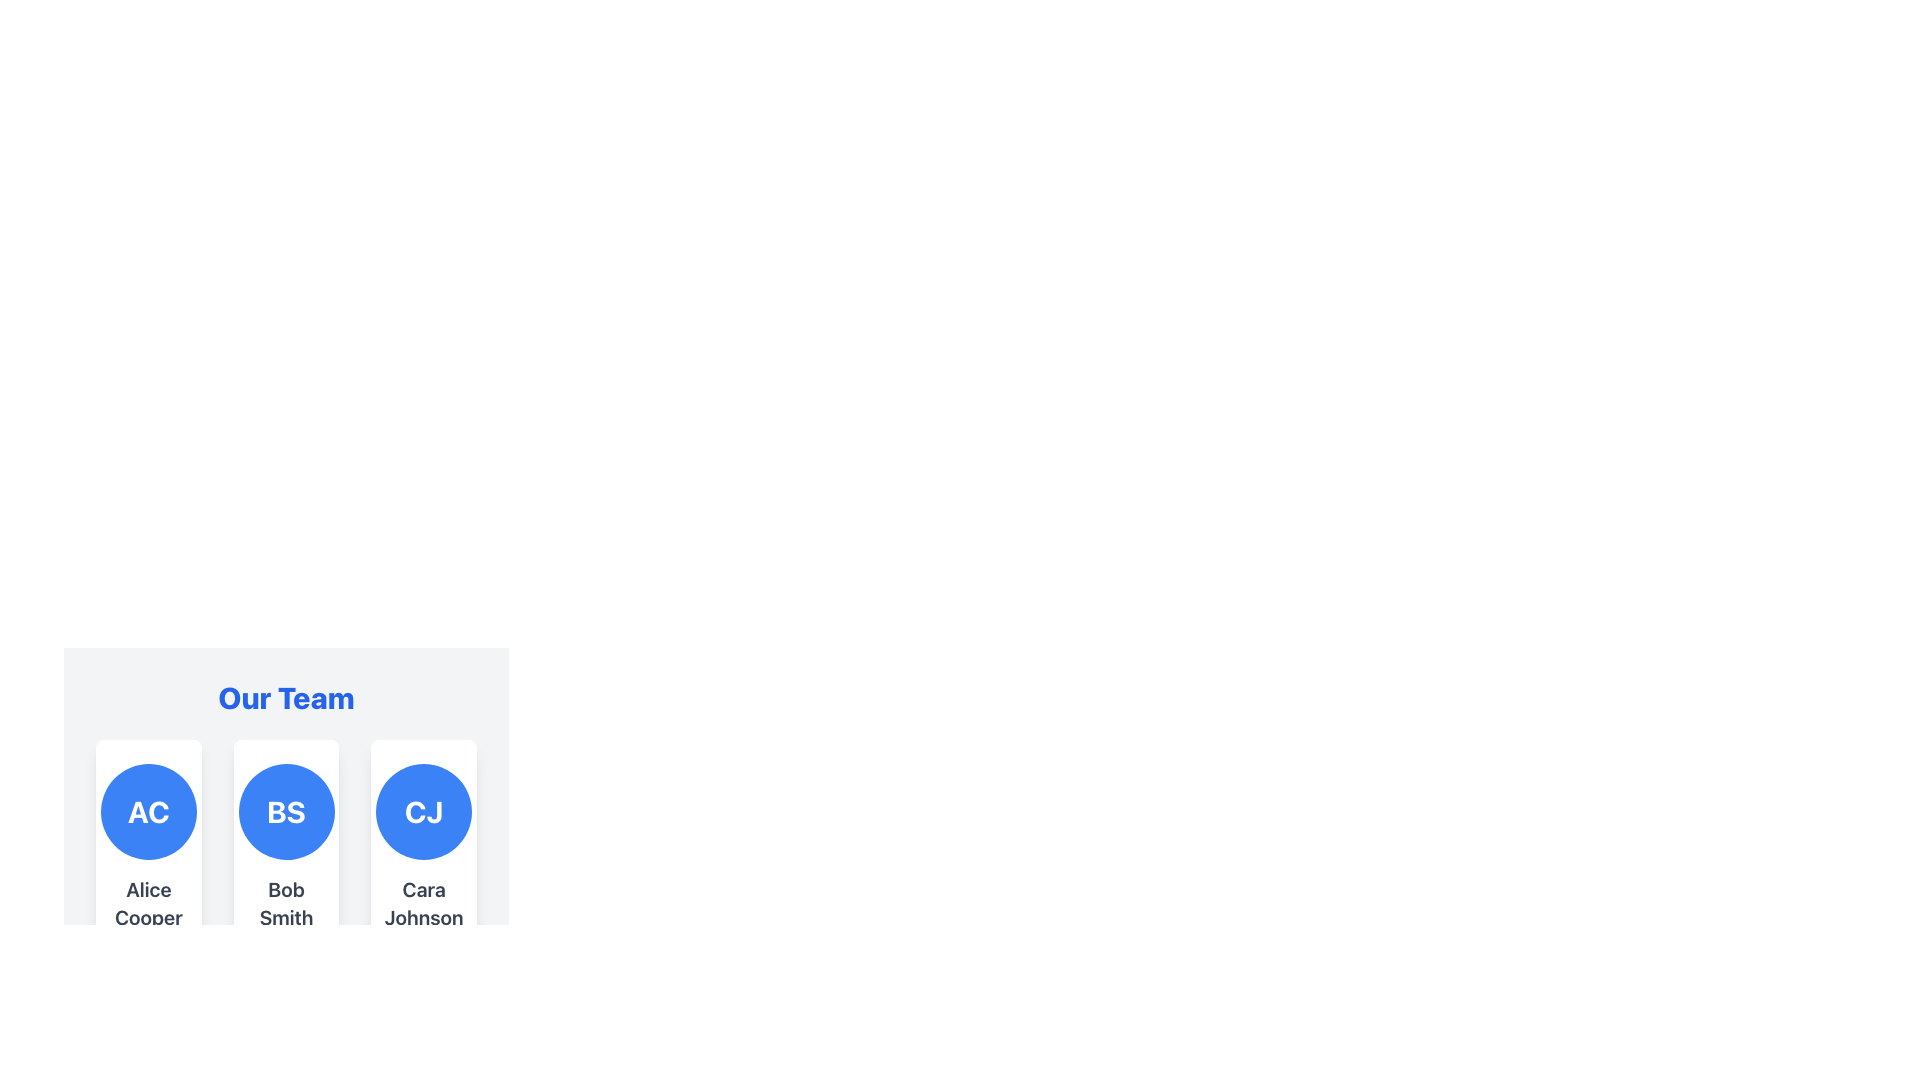  Describe the element at coordinates (147, 812) in the screenshot. I see `the first circular badge representing the initials of 'Alice Cooper', located above the name 'Alice Cooper' within the card layout` at that location.